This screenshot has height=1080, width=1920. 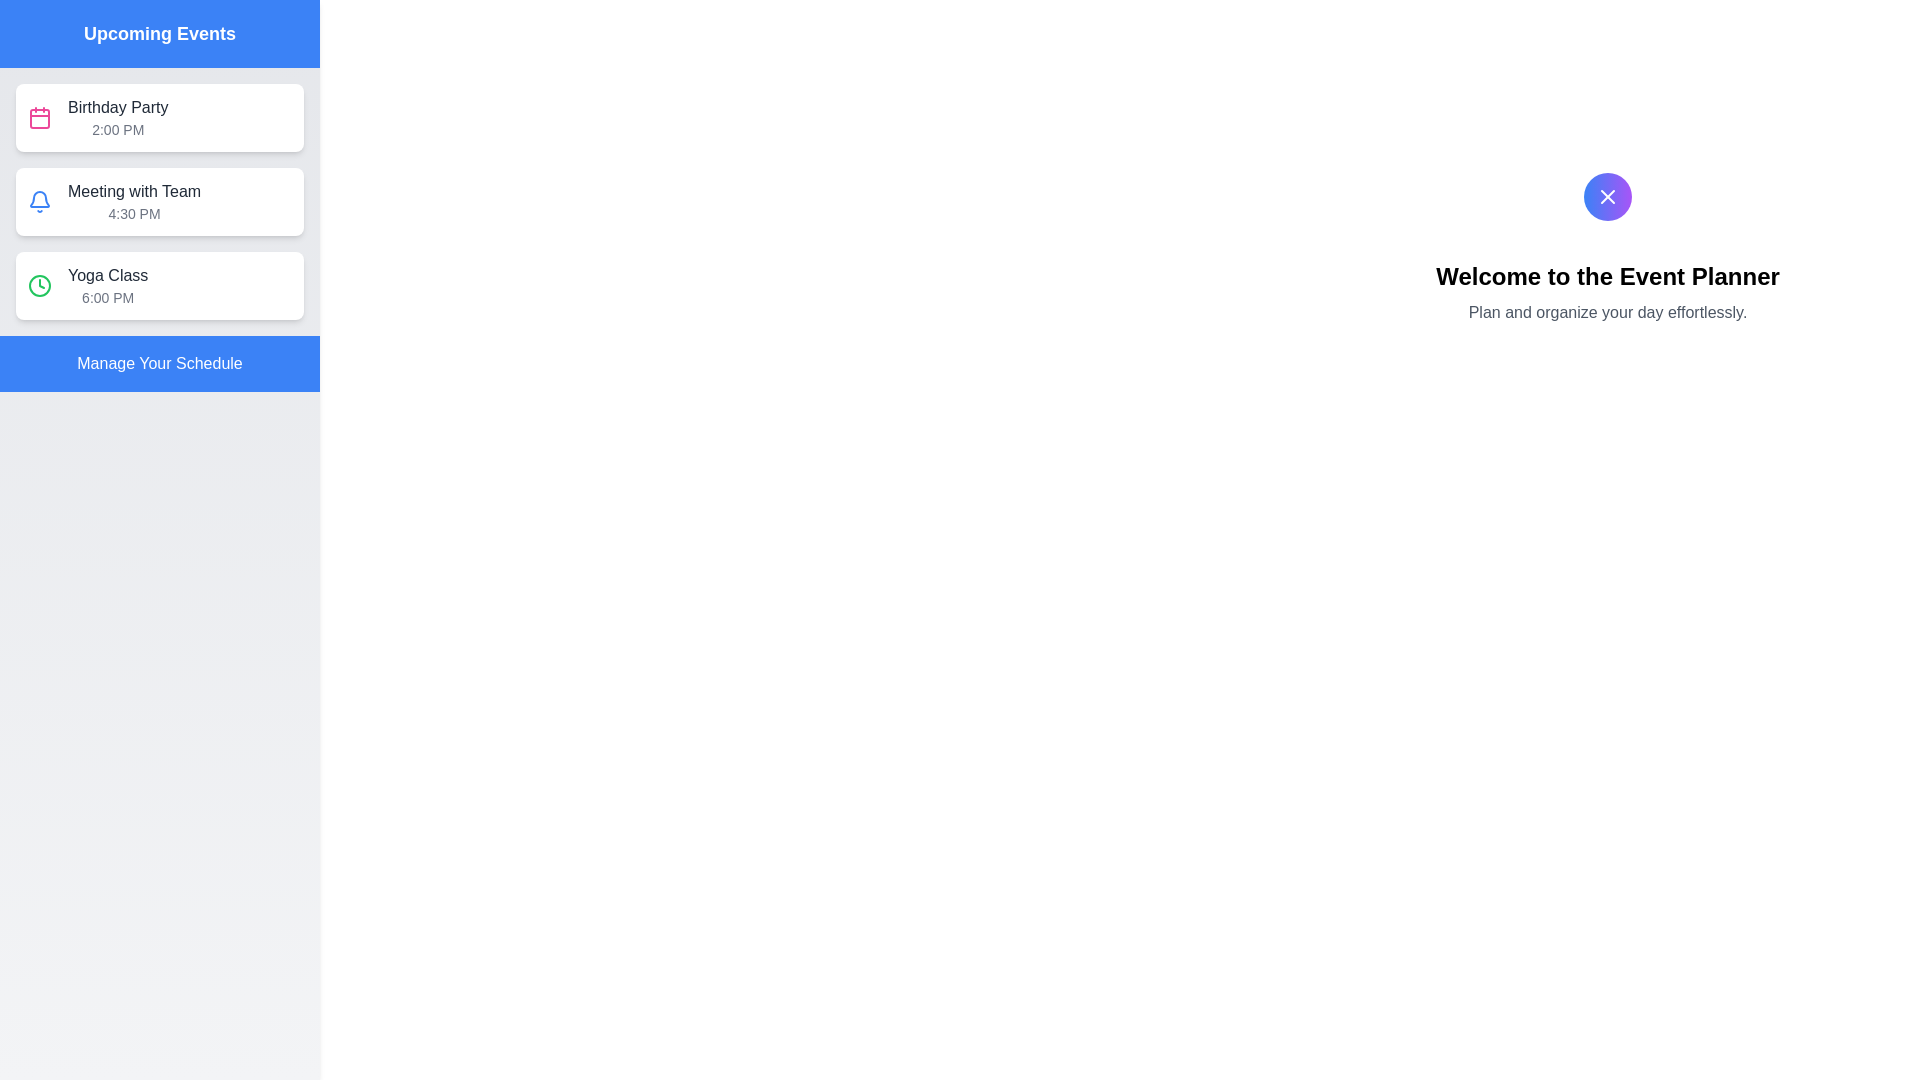 What do you see at coordinates (39, 201) in the screenshot?
I see `the notification icon associated with the event 'Meeting with Team' located` at bounding box center [39, 201].